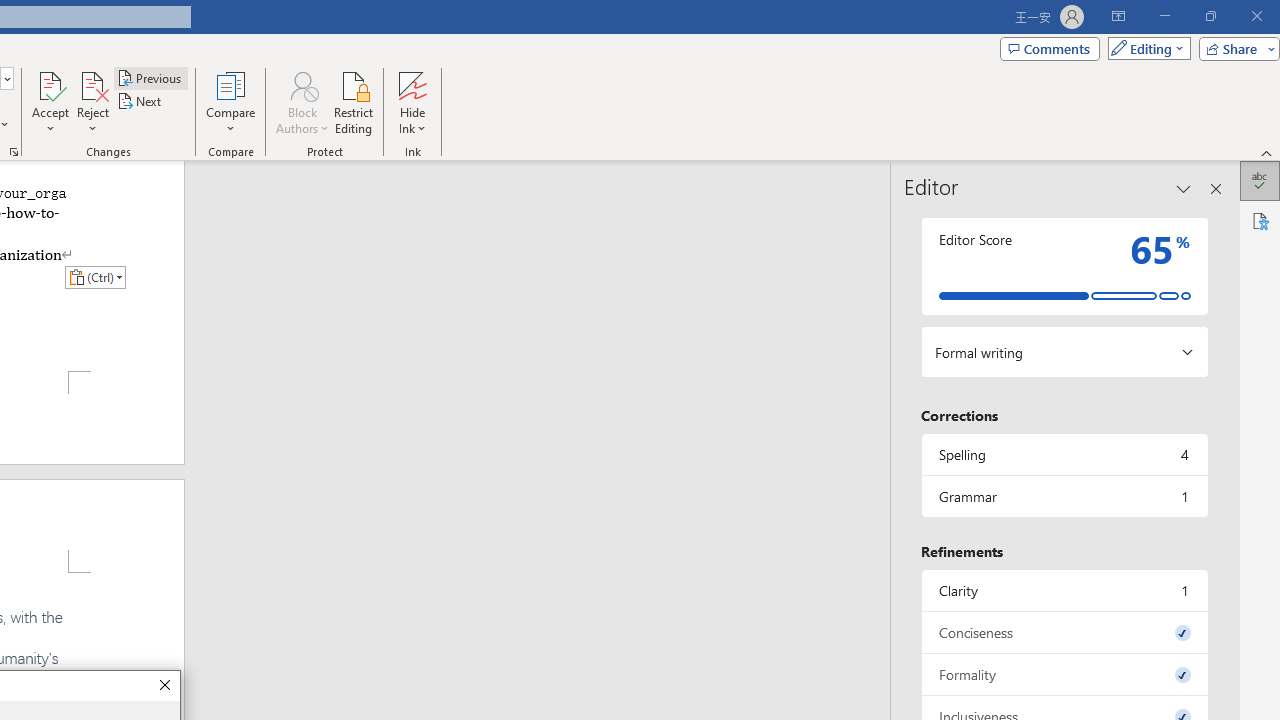 This screenshot has height=720, width=1280. What do you see at coordinates (91, 103) in the screenshot?
I see `'Reject'` at bounding box center [91, 103].